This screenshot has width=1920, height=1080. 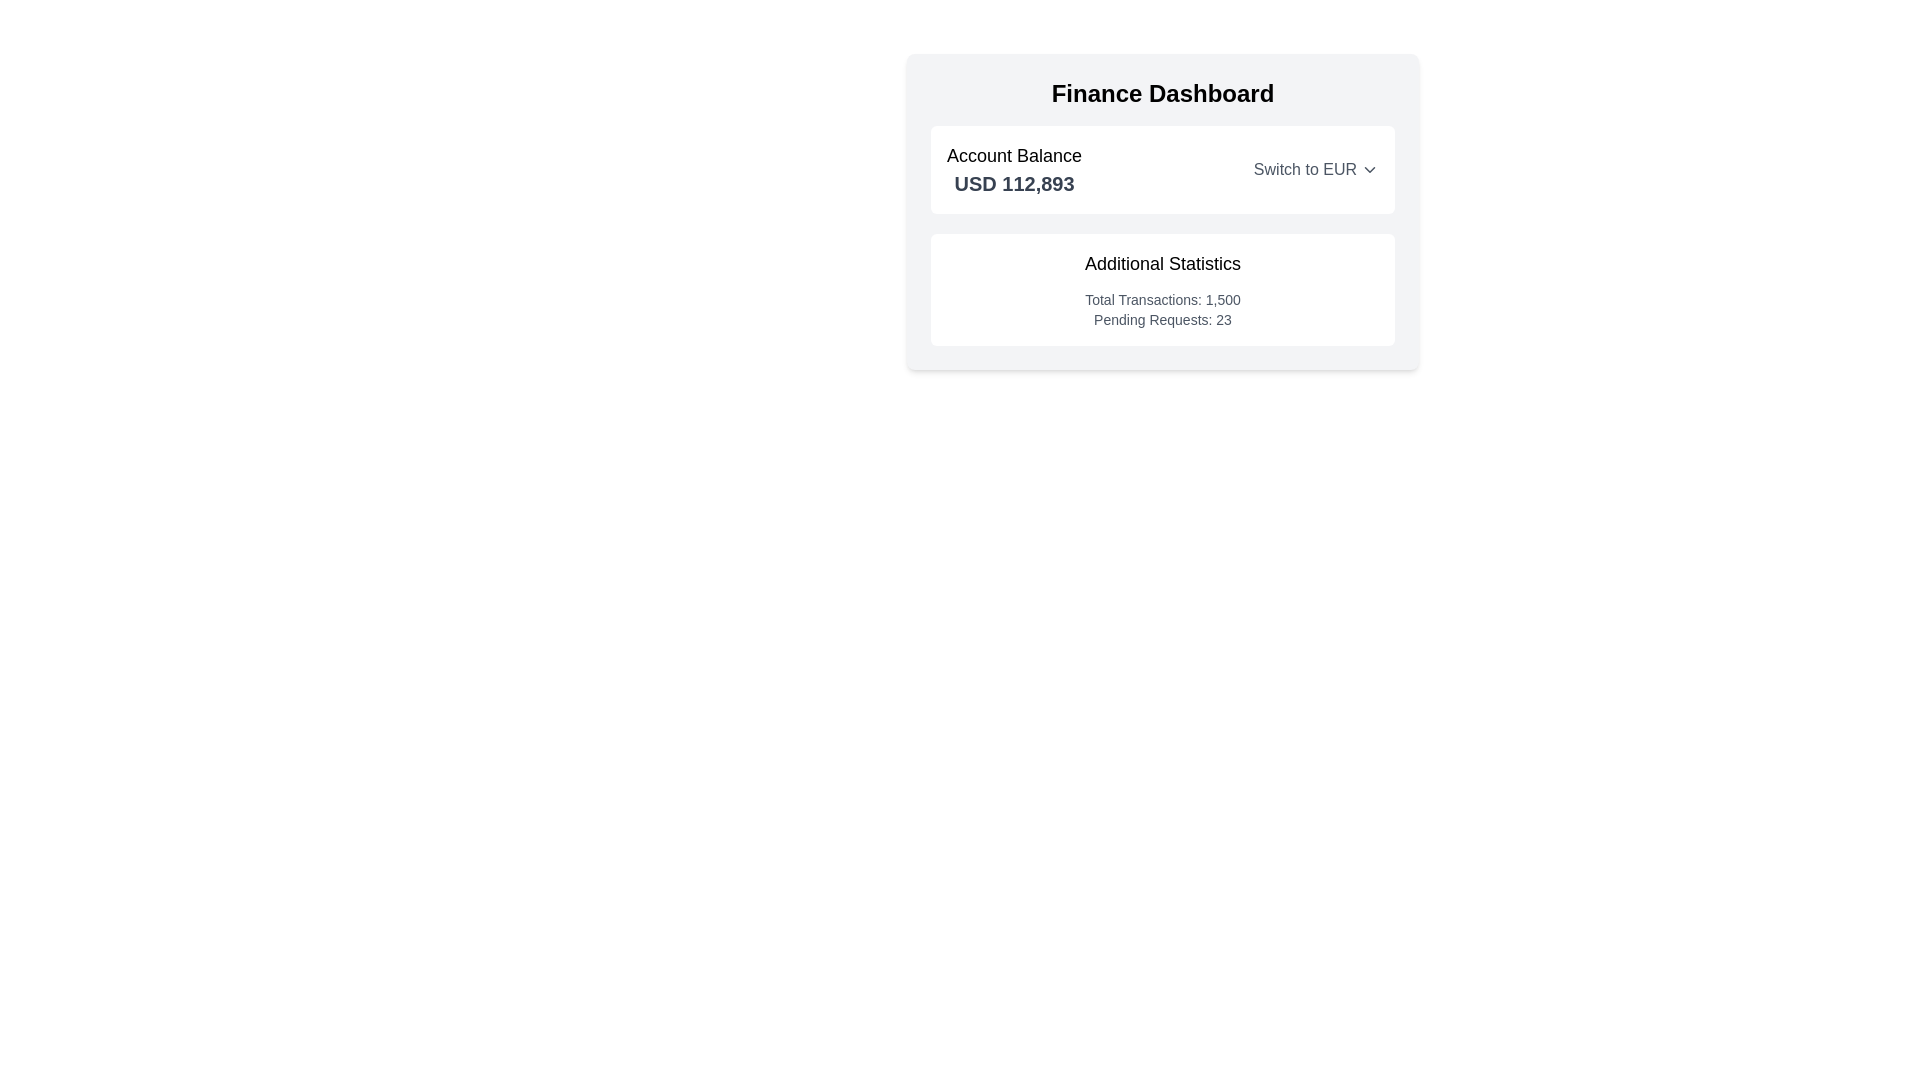 I want to click on the interactive text with dropdown functionality located in the top-right corner of the account balance display to change the text color, so click(x=1316, y=168).